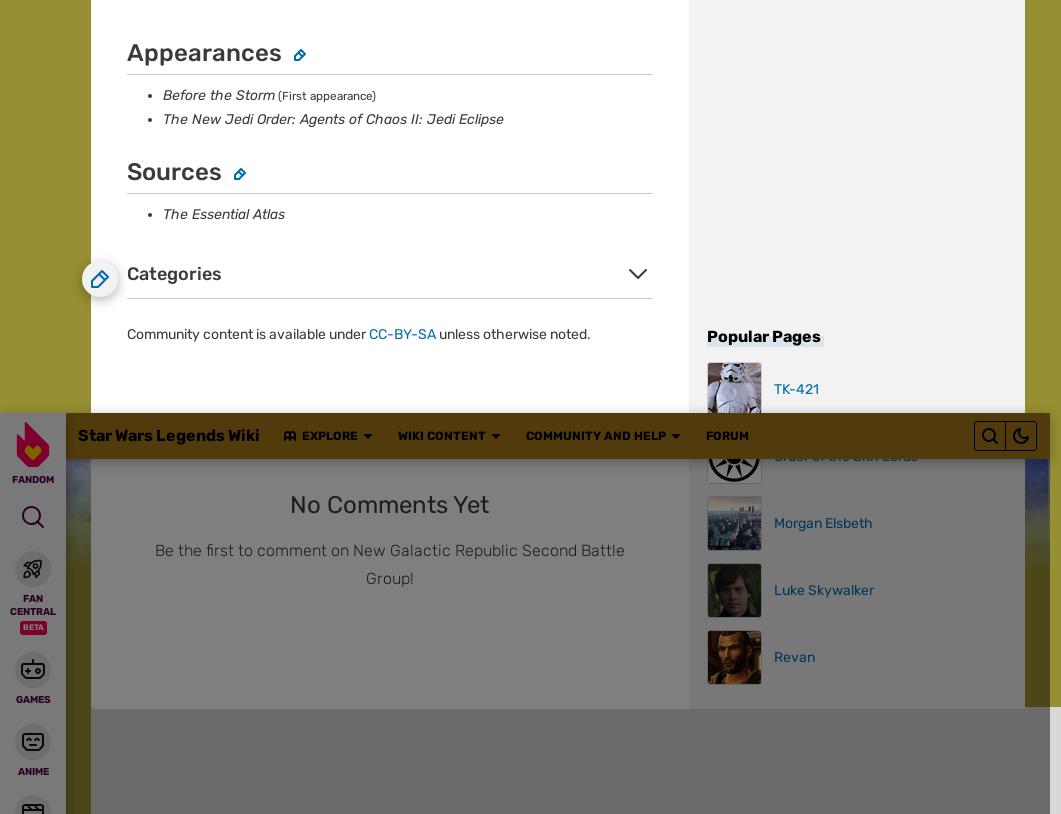 This screenshot has width=1061, height=814. What do you see at coordinates (526, 308) in the screenshot?
I see `'Yuuzhan Vong at War Wiki'` at bounding box center [526, 308].